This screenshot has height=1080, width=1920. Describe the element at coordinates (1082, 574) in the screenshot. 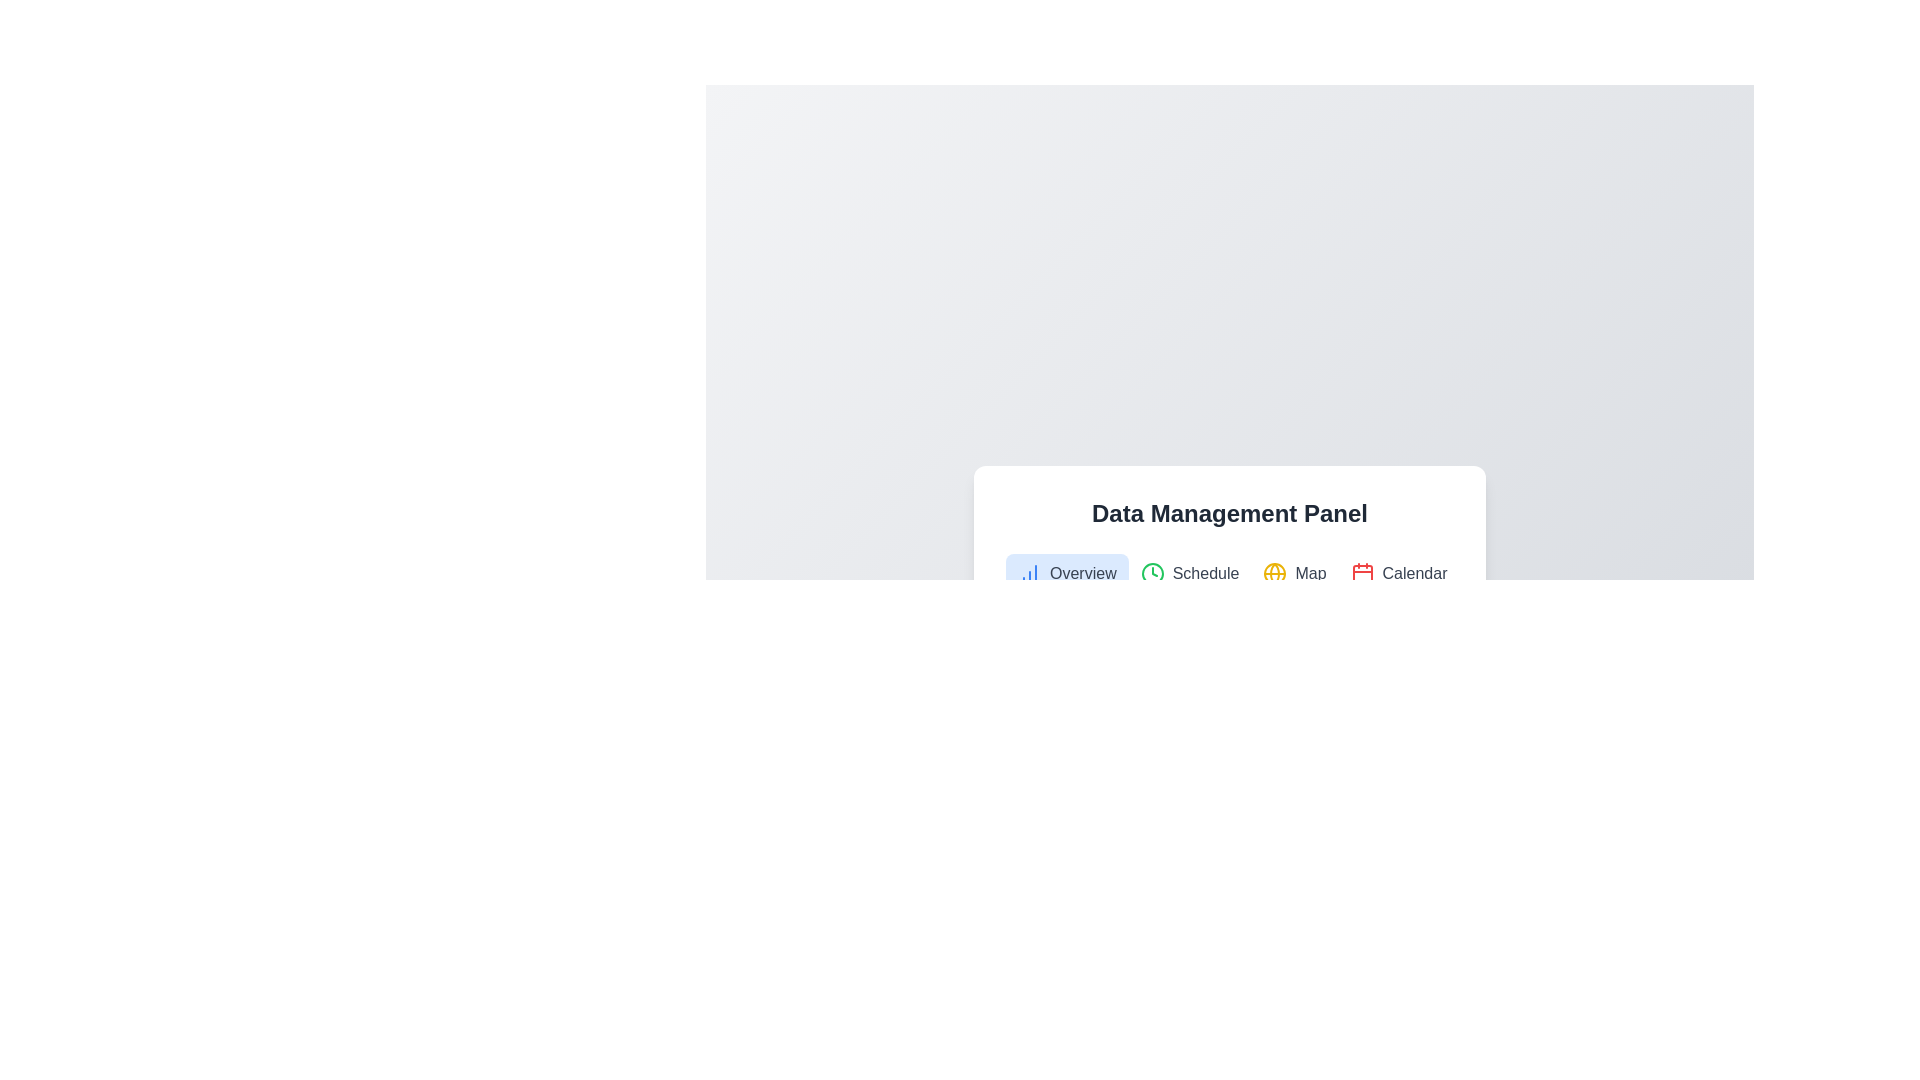

I see `the 'Overview' text element, which is part of the navigation menu and located next to the increasing column chart icon` at that location.